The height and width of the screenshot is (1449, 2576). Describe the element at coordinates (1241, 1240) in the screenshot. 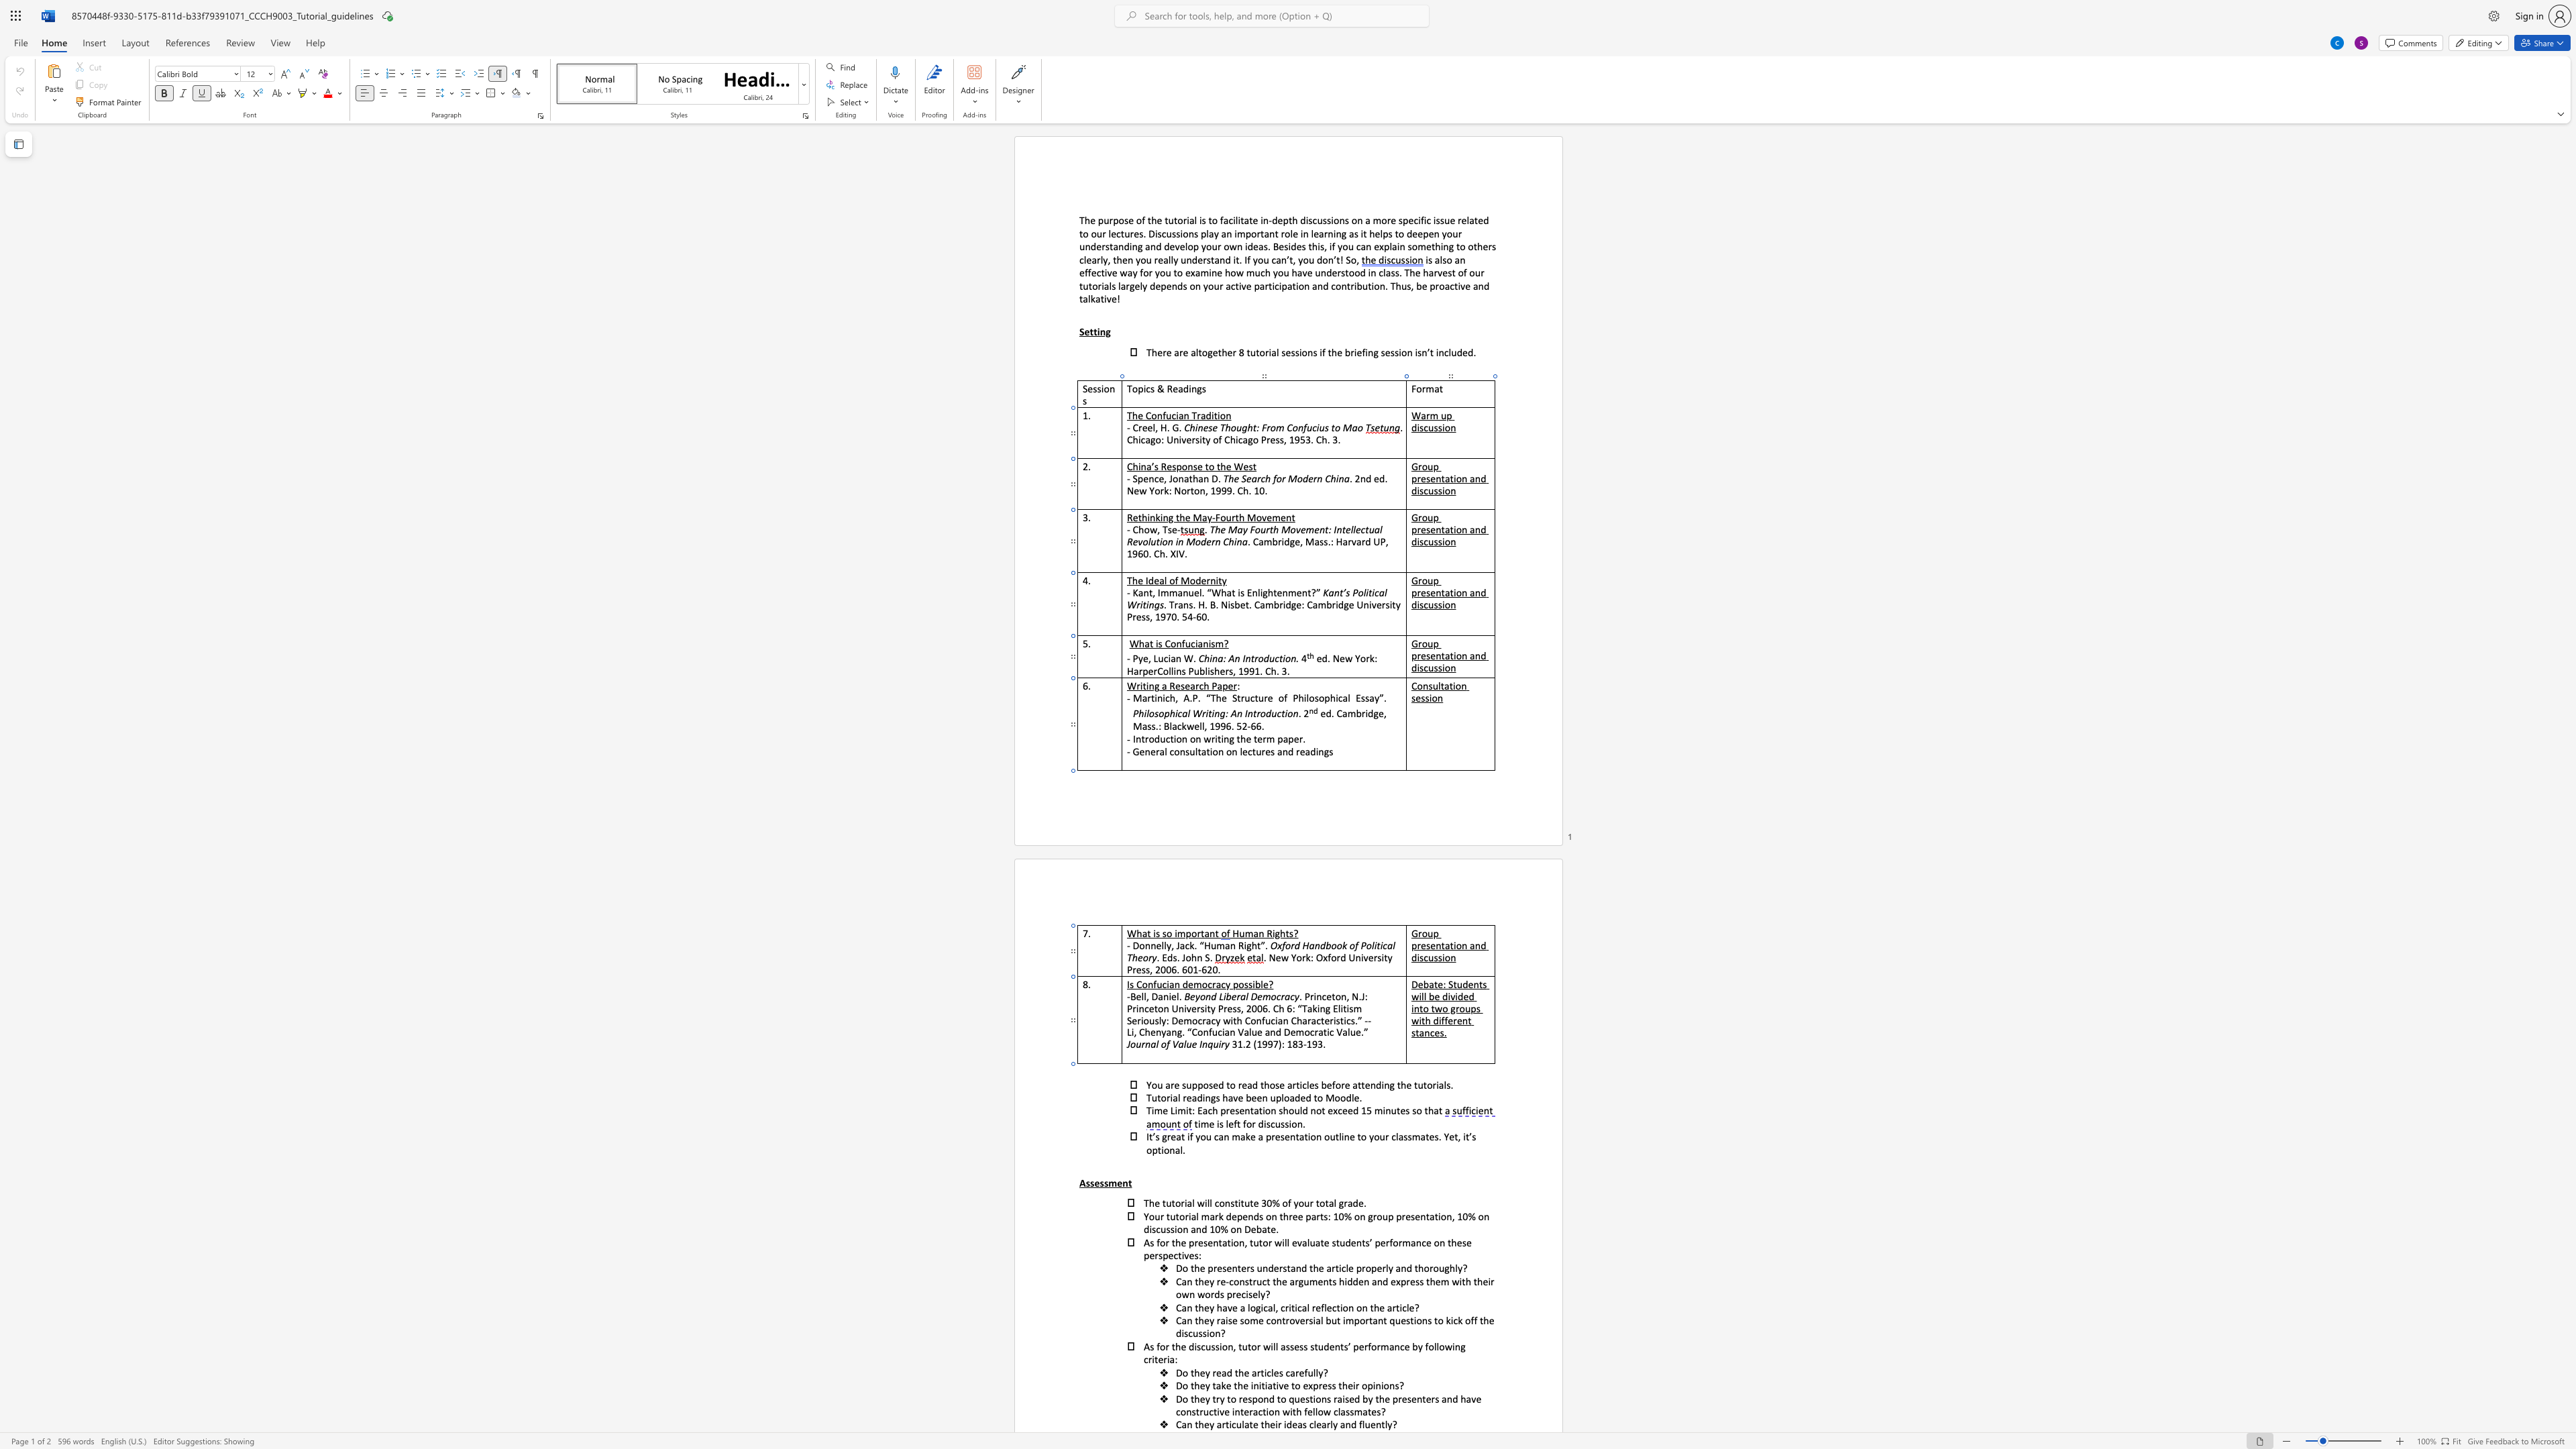

I see `the 2th character "n" in the text` at that location.